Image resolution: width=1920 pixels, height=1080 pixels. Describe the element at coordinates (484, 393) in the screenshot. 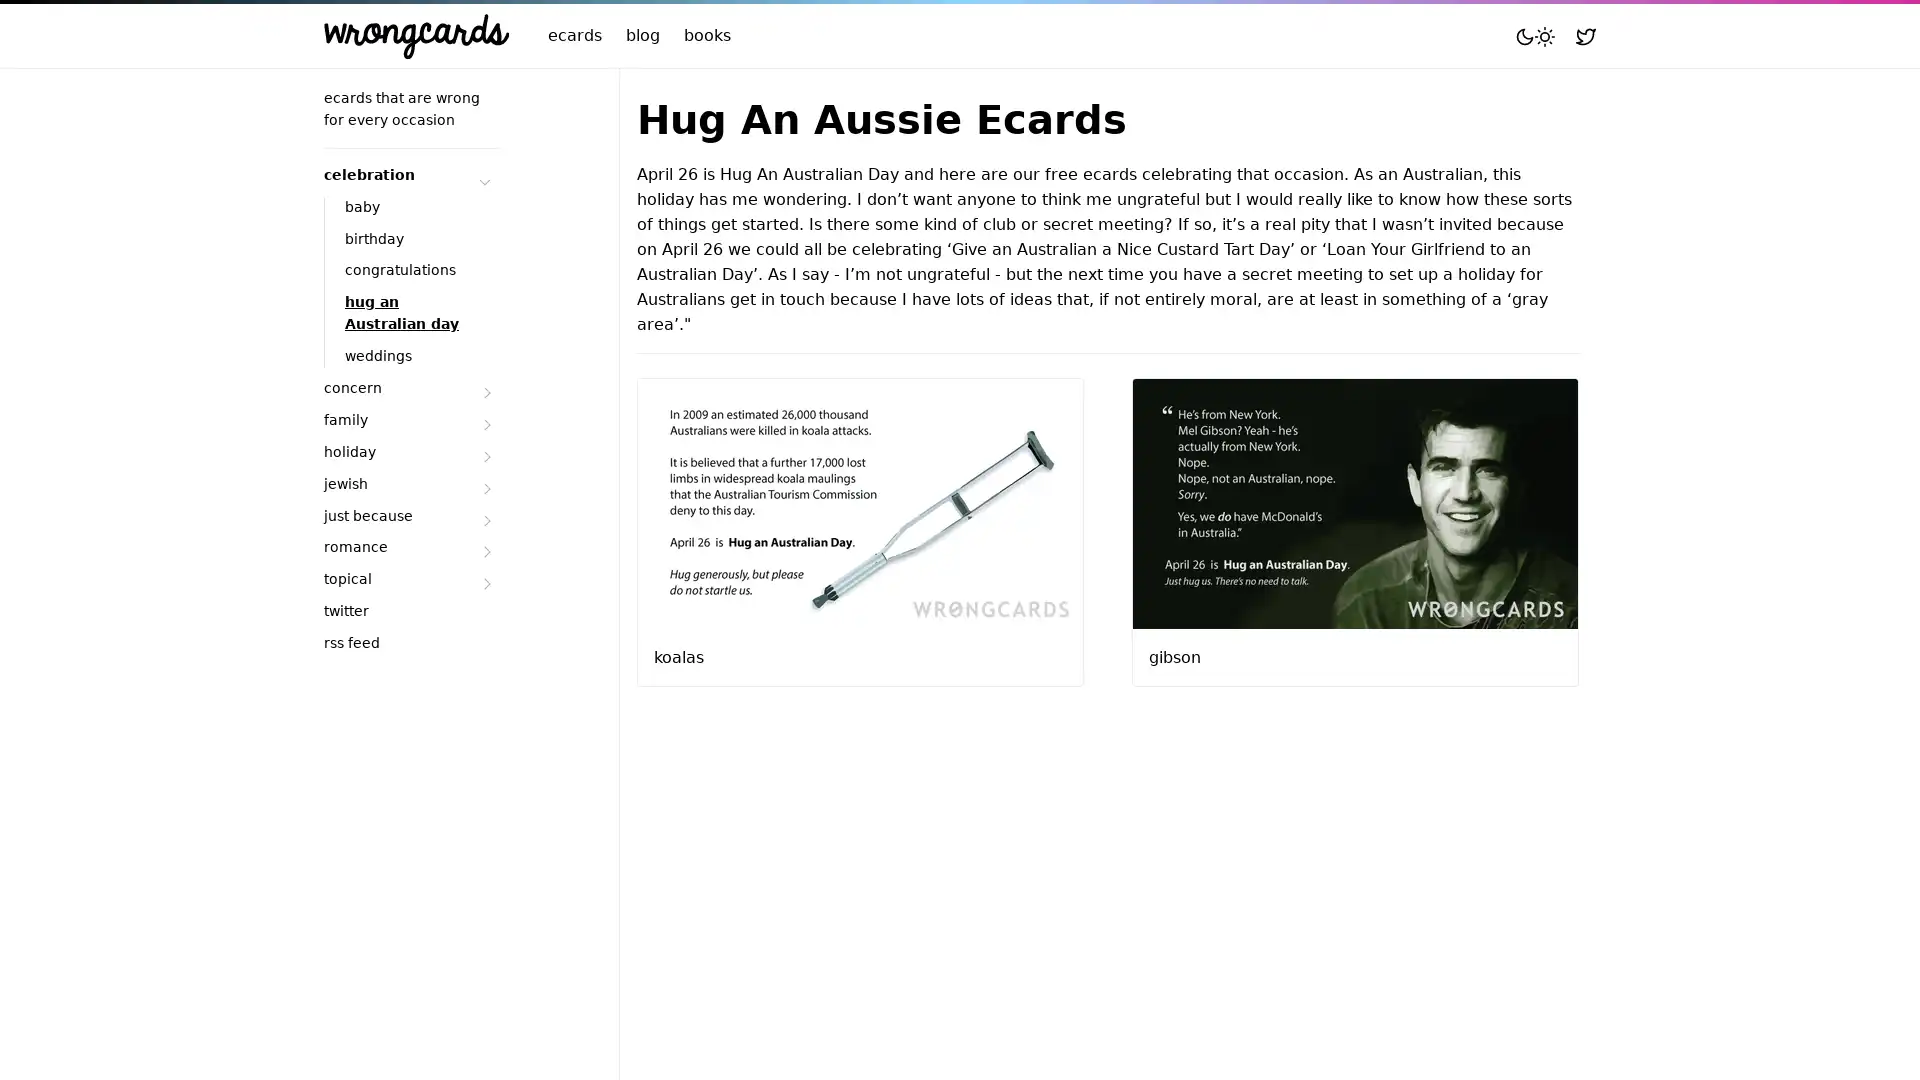

I see `Submenu` at that location.